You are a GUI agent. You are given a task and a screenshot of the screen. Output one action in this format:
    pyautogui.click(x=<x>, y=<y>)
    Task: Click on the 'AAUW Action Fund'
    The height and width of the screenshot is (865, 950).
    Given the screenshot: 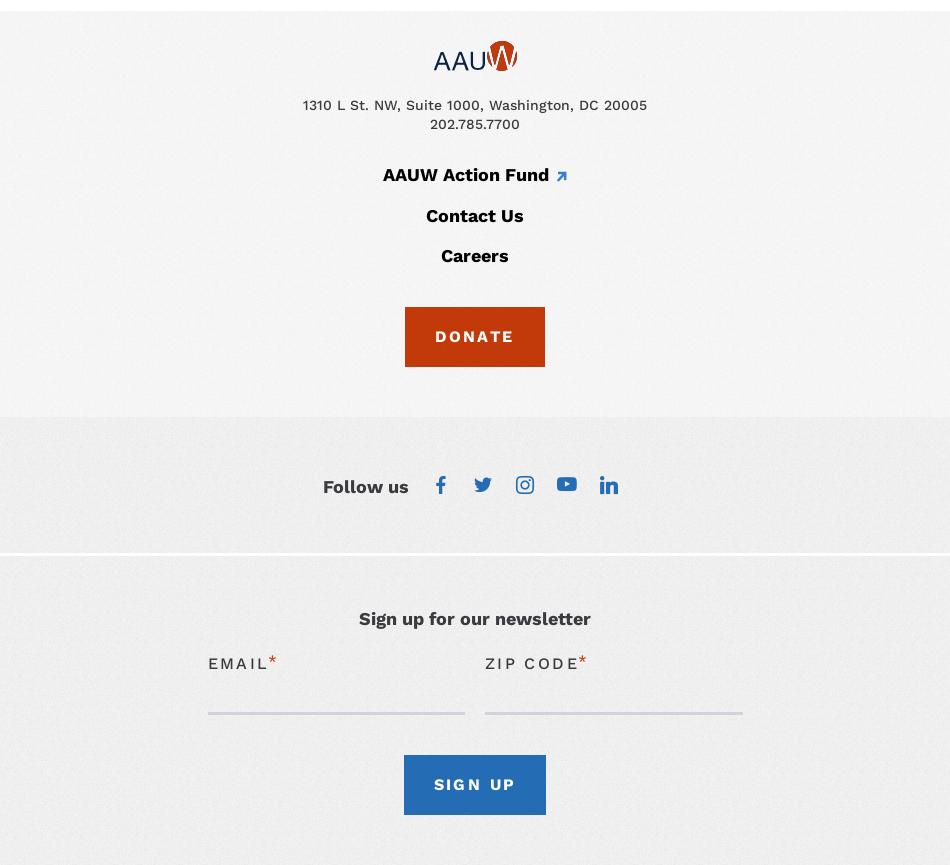 What is the action you would take?
    pyautogui.click(x=464, y=172)
    